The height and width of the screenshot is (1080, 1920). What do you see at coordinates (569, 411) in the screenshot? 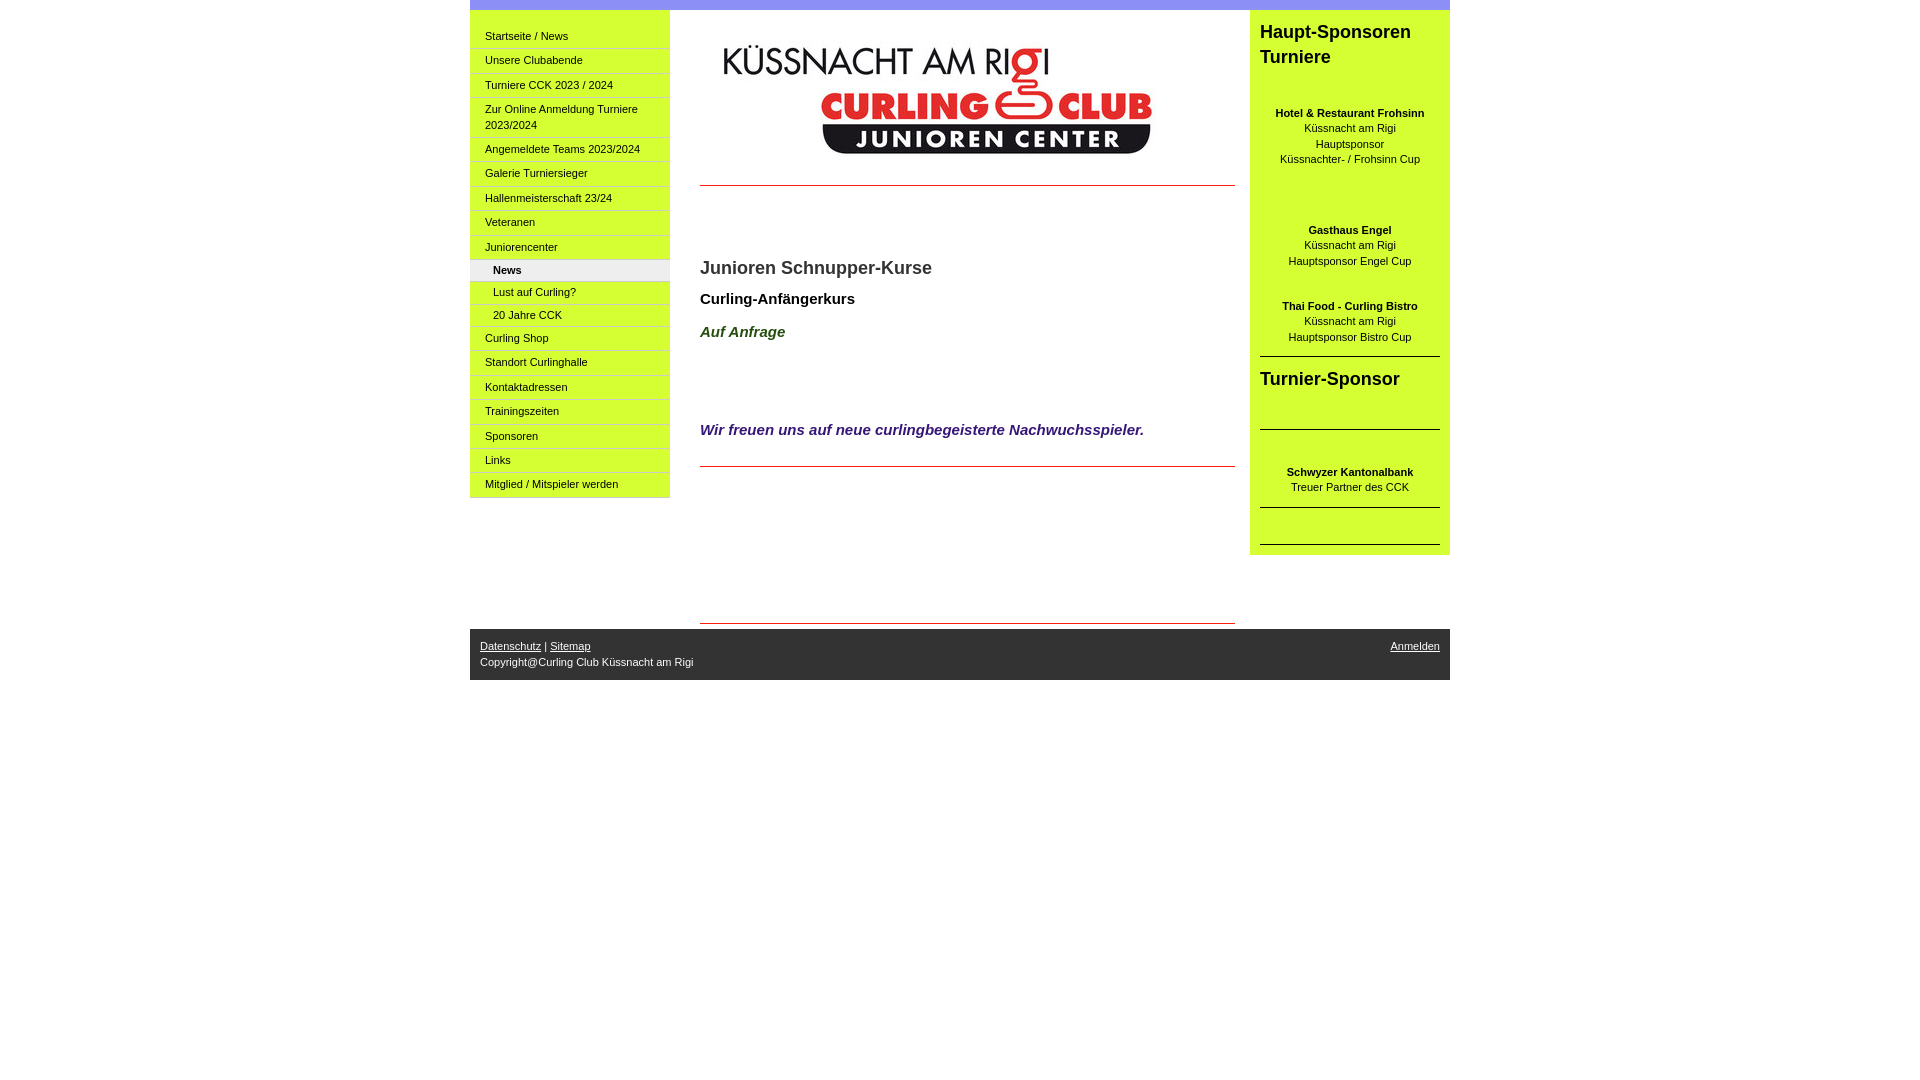
I see `'Trainingszeiten'` at bounding box center [569, 411].